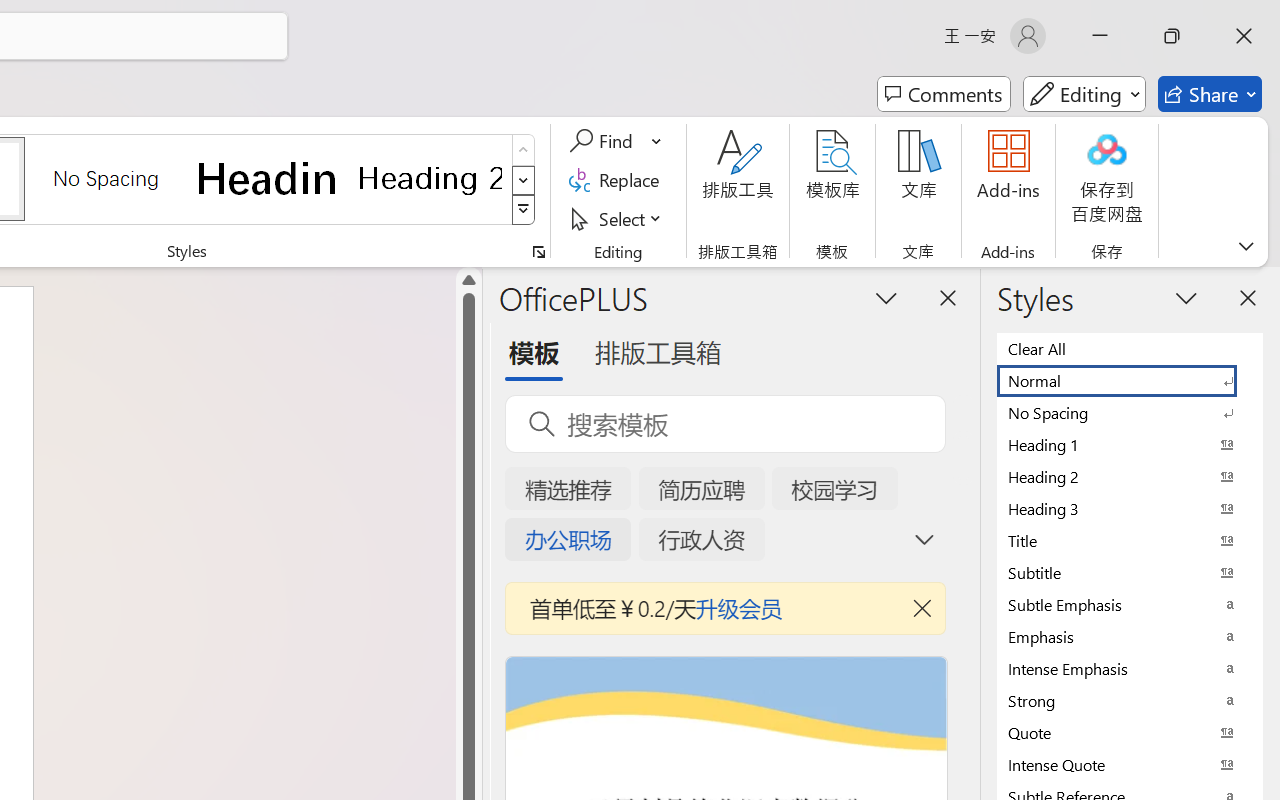 Image resolution: width=1280 pixels, height=800 pixels. I want to click on 'Line up', so click(468, 280).